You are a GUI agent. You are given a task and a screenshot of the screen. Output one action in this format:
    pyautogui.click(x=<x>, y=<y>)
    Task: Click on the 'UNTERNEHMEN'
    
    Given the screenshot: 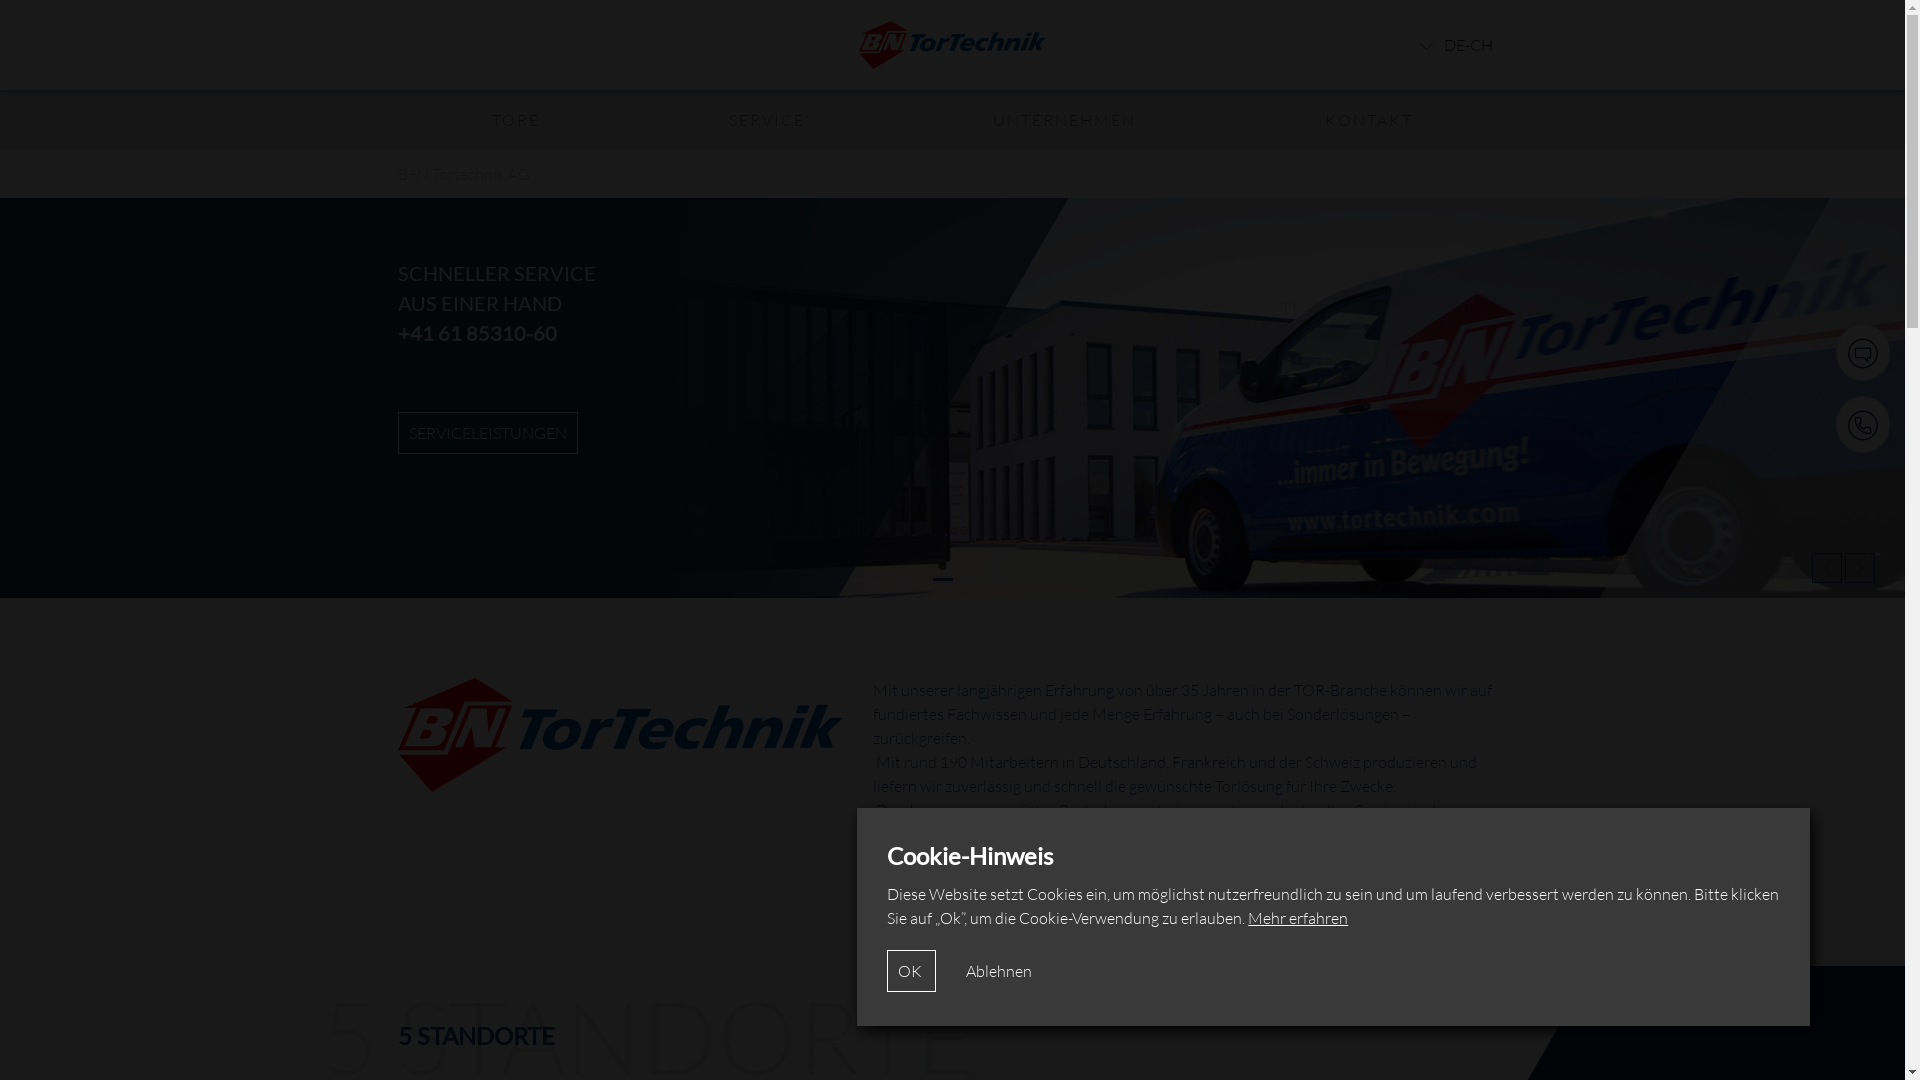 What is the action you would take?
    pyautogui.click(x=1063, y=119)
    